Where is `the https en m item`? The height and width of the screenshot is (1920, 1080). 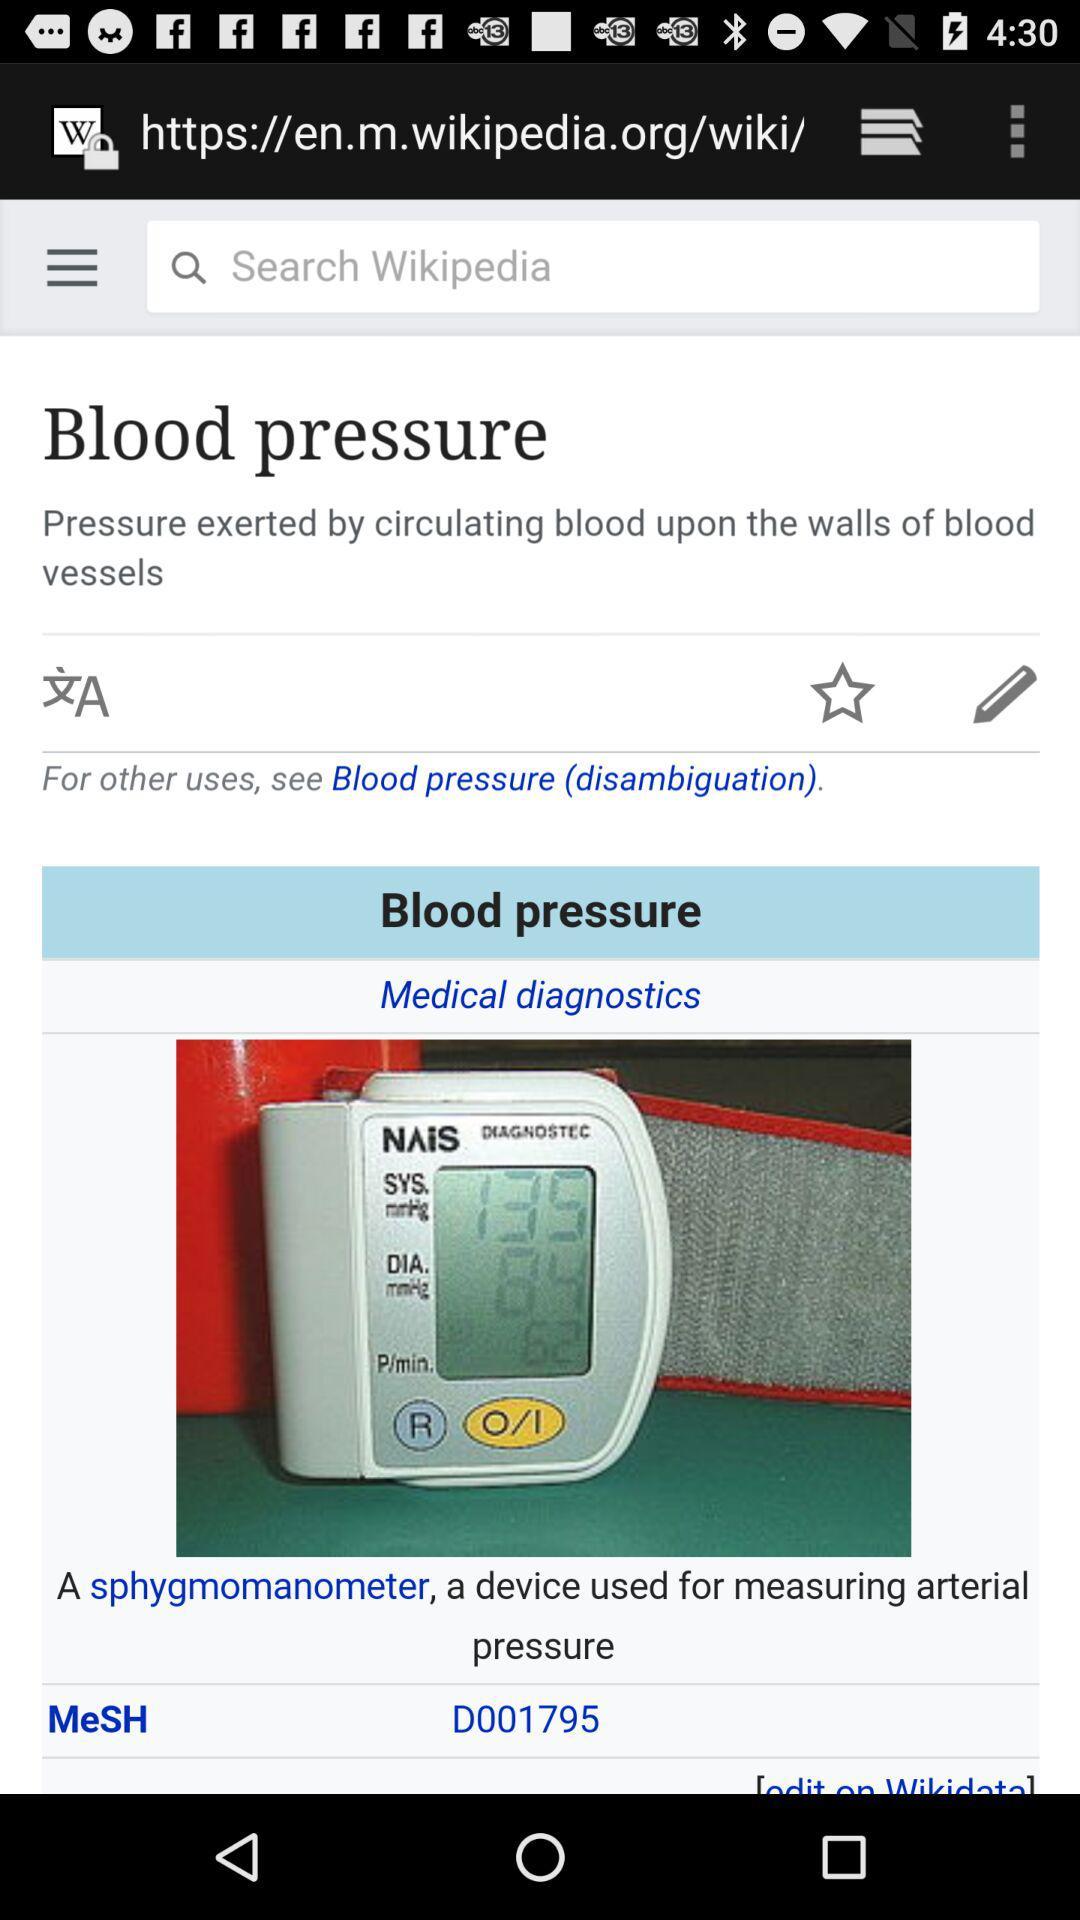
the https en m item is located at coordinates (472, 130).